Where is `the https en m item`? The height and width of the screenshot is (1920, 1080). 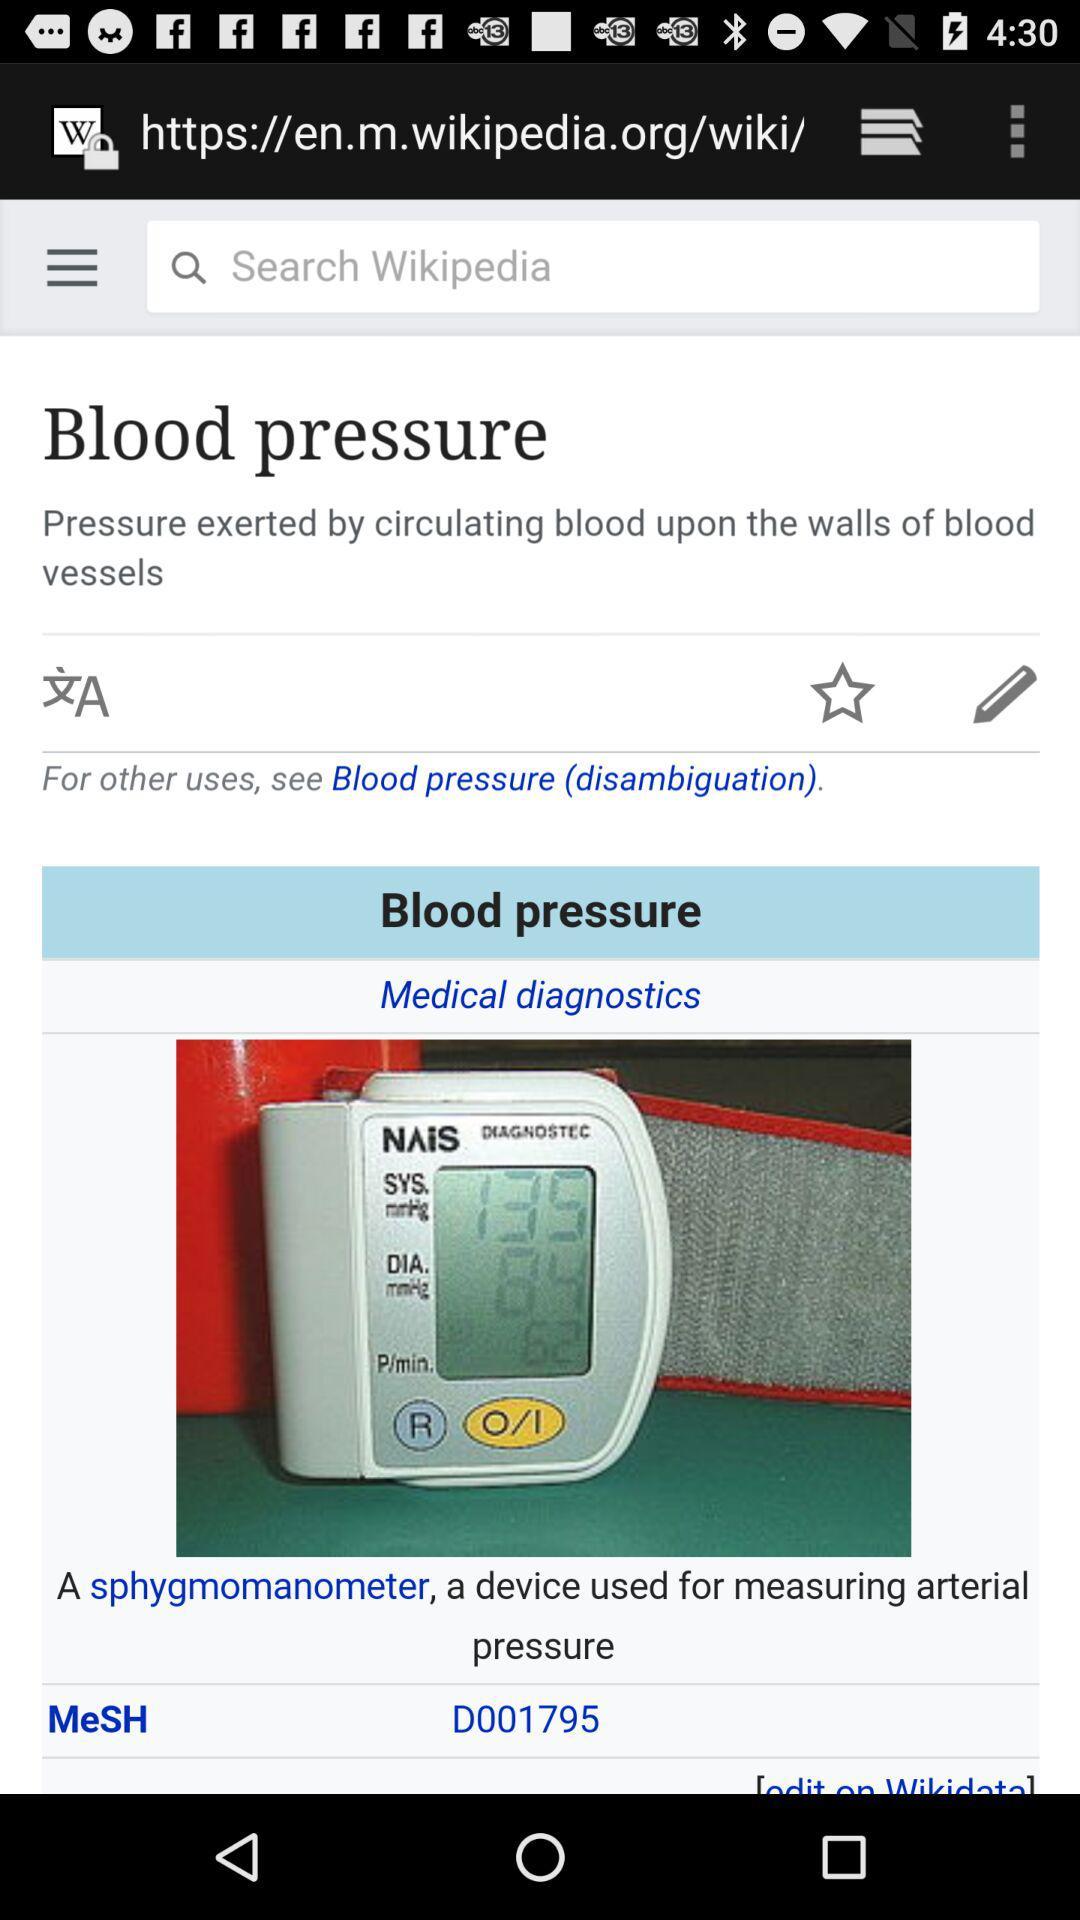
the https en m item is located at coordinates (472, 130).